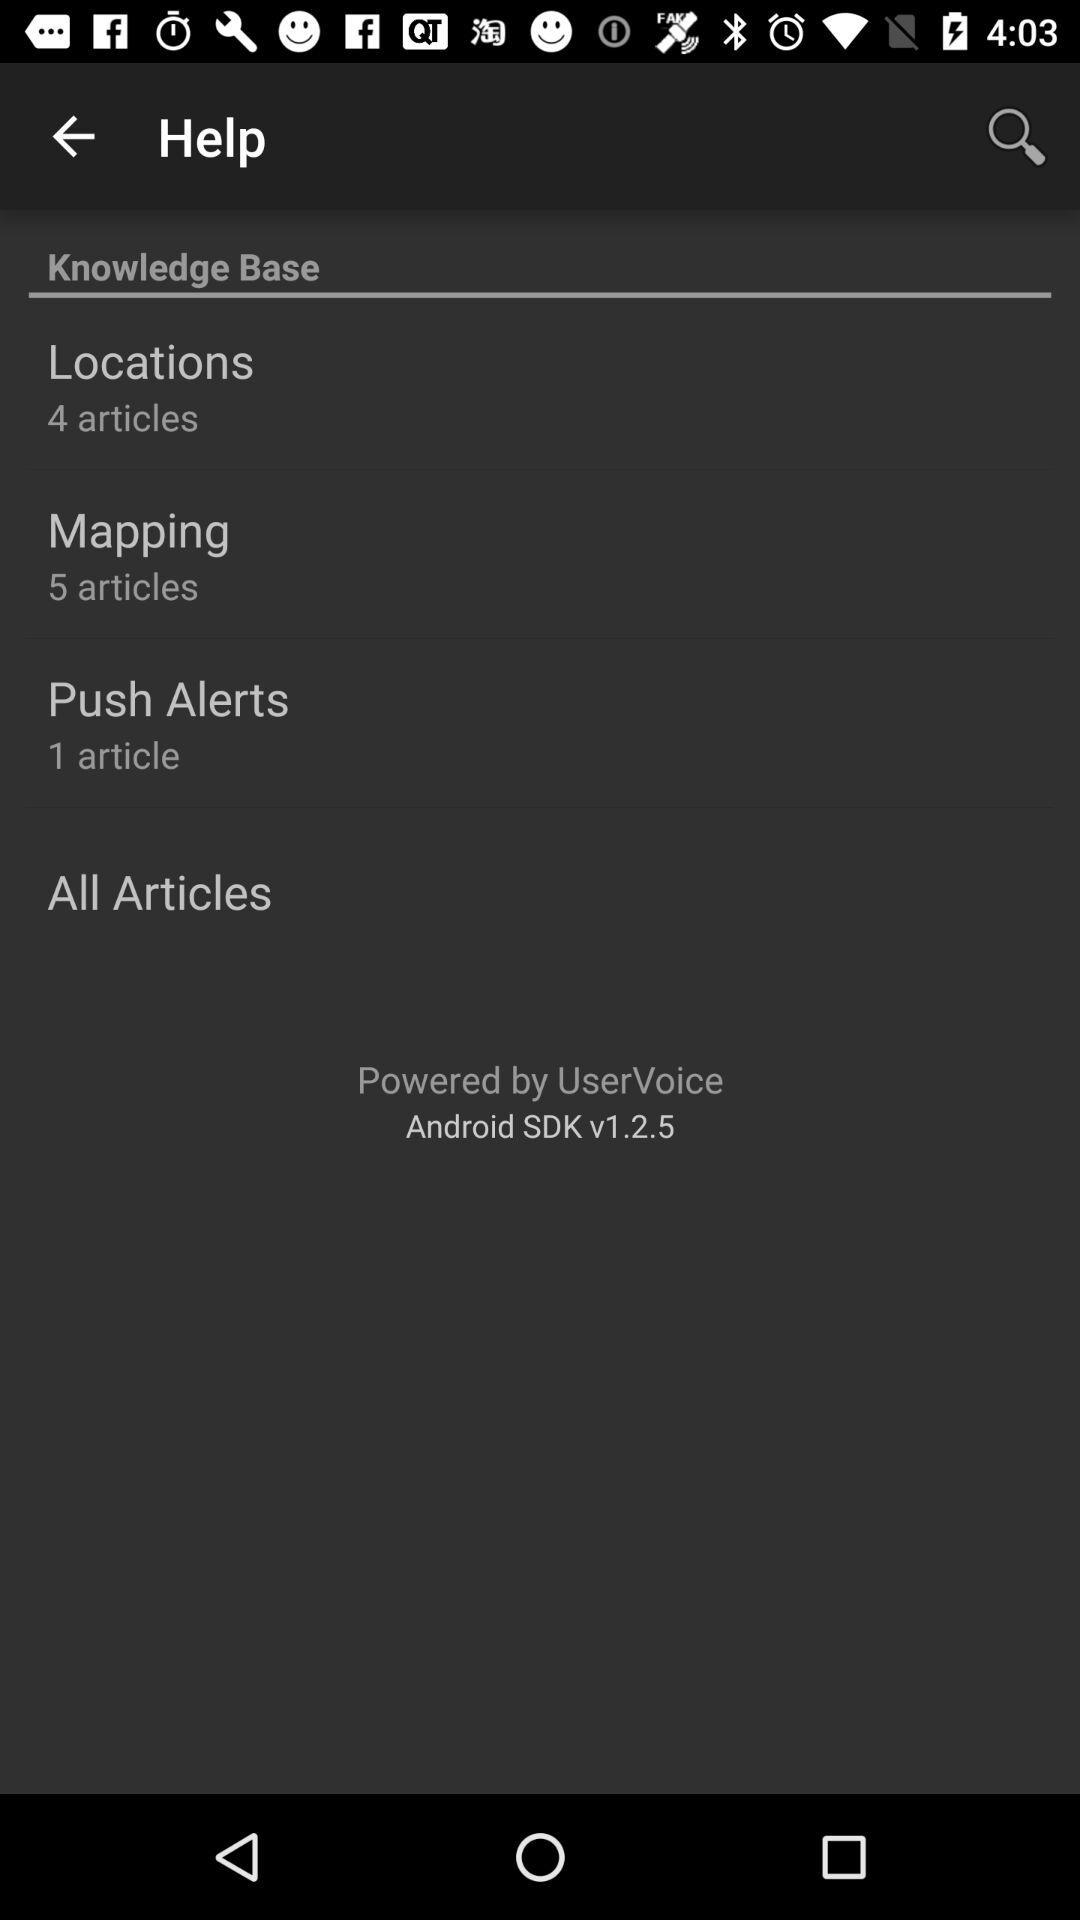 This screenshot has width=1080, height=1920. What do you see at coordinates (137, 529) in the screenshot?
I see `icon above 5 articles item` at bounding box center [137, 529].